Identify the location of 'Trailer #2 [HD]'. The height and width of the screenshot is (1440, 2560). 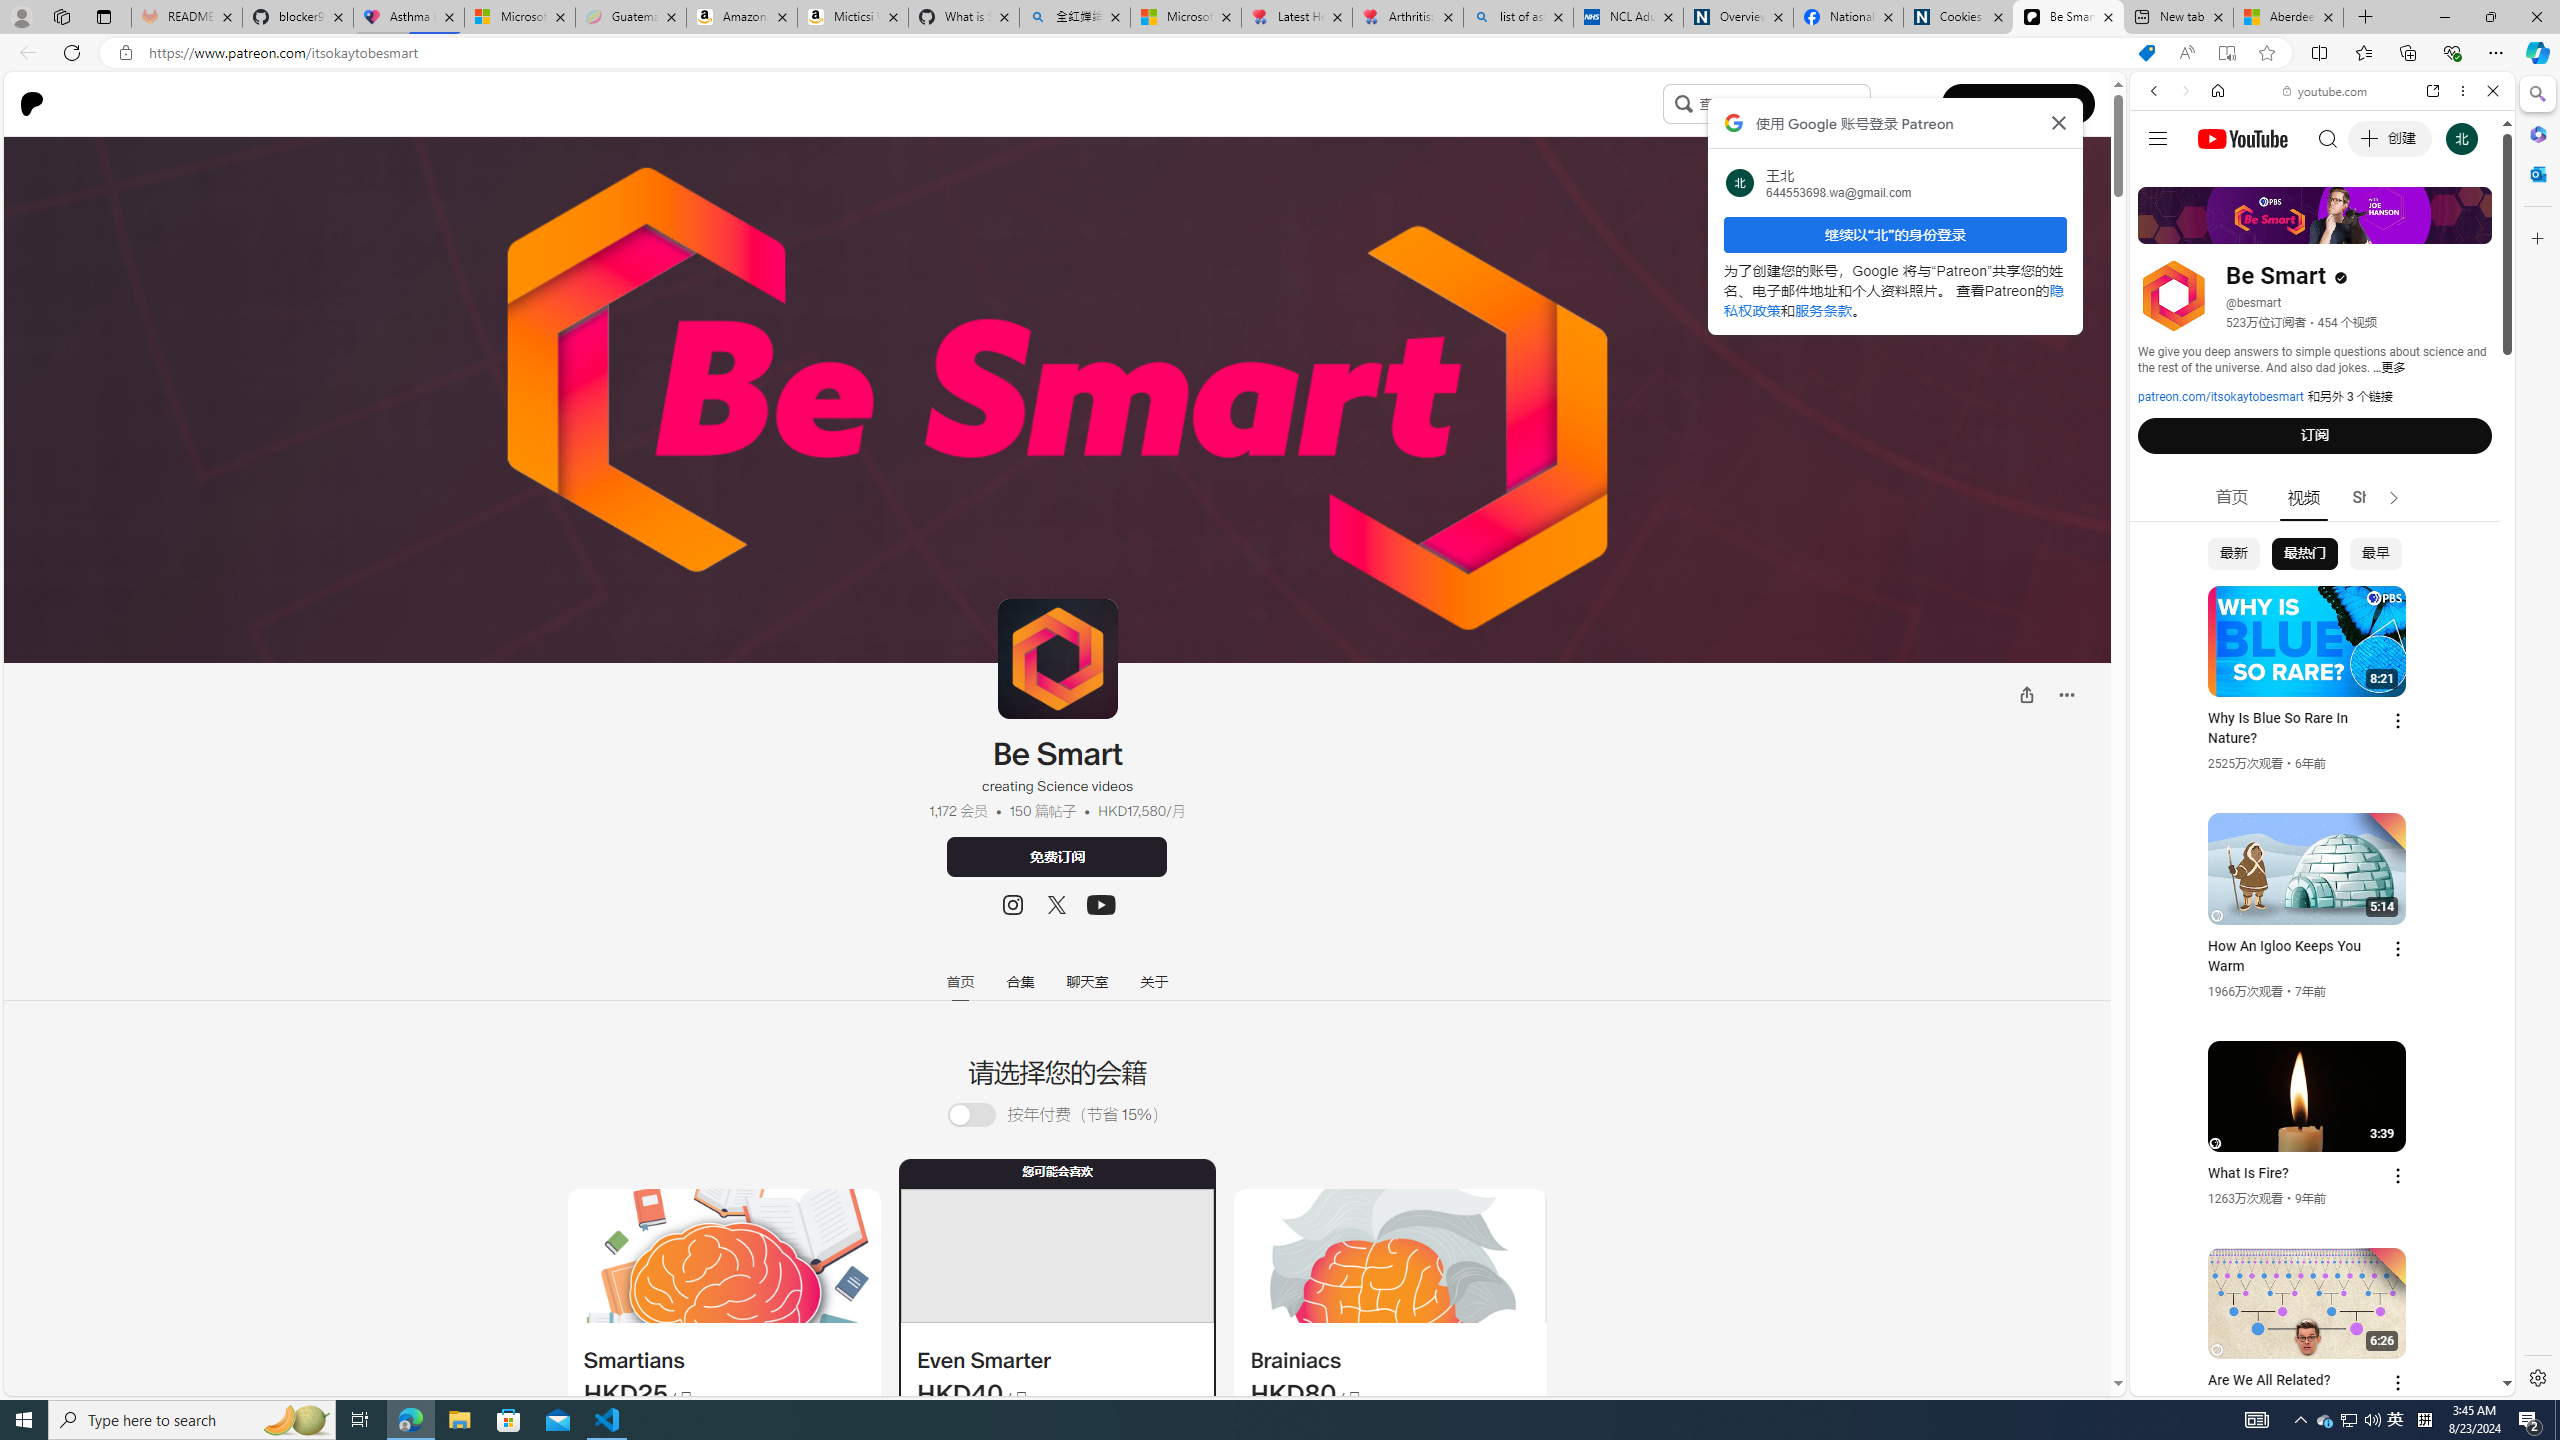
(2320, 591).